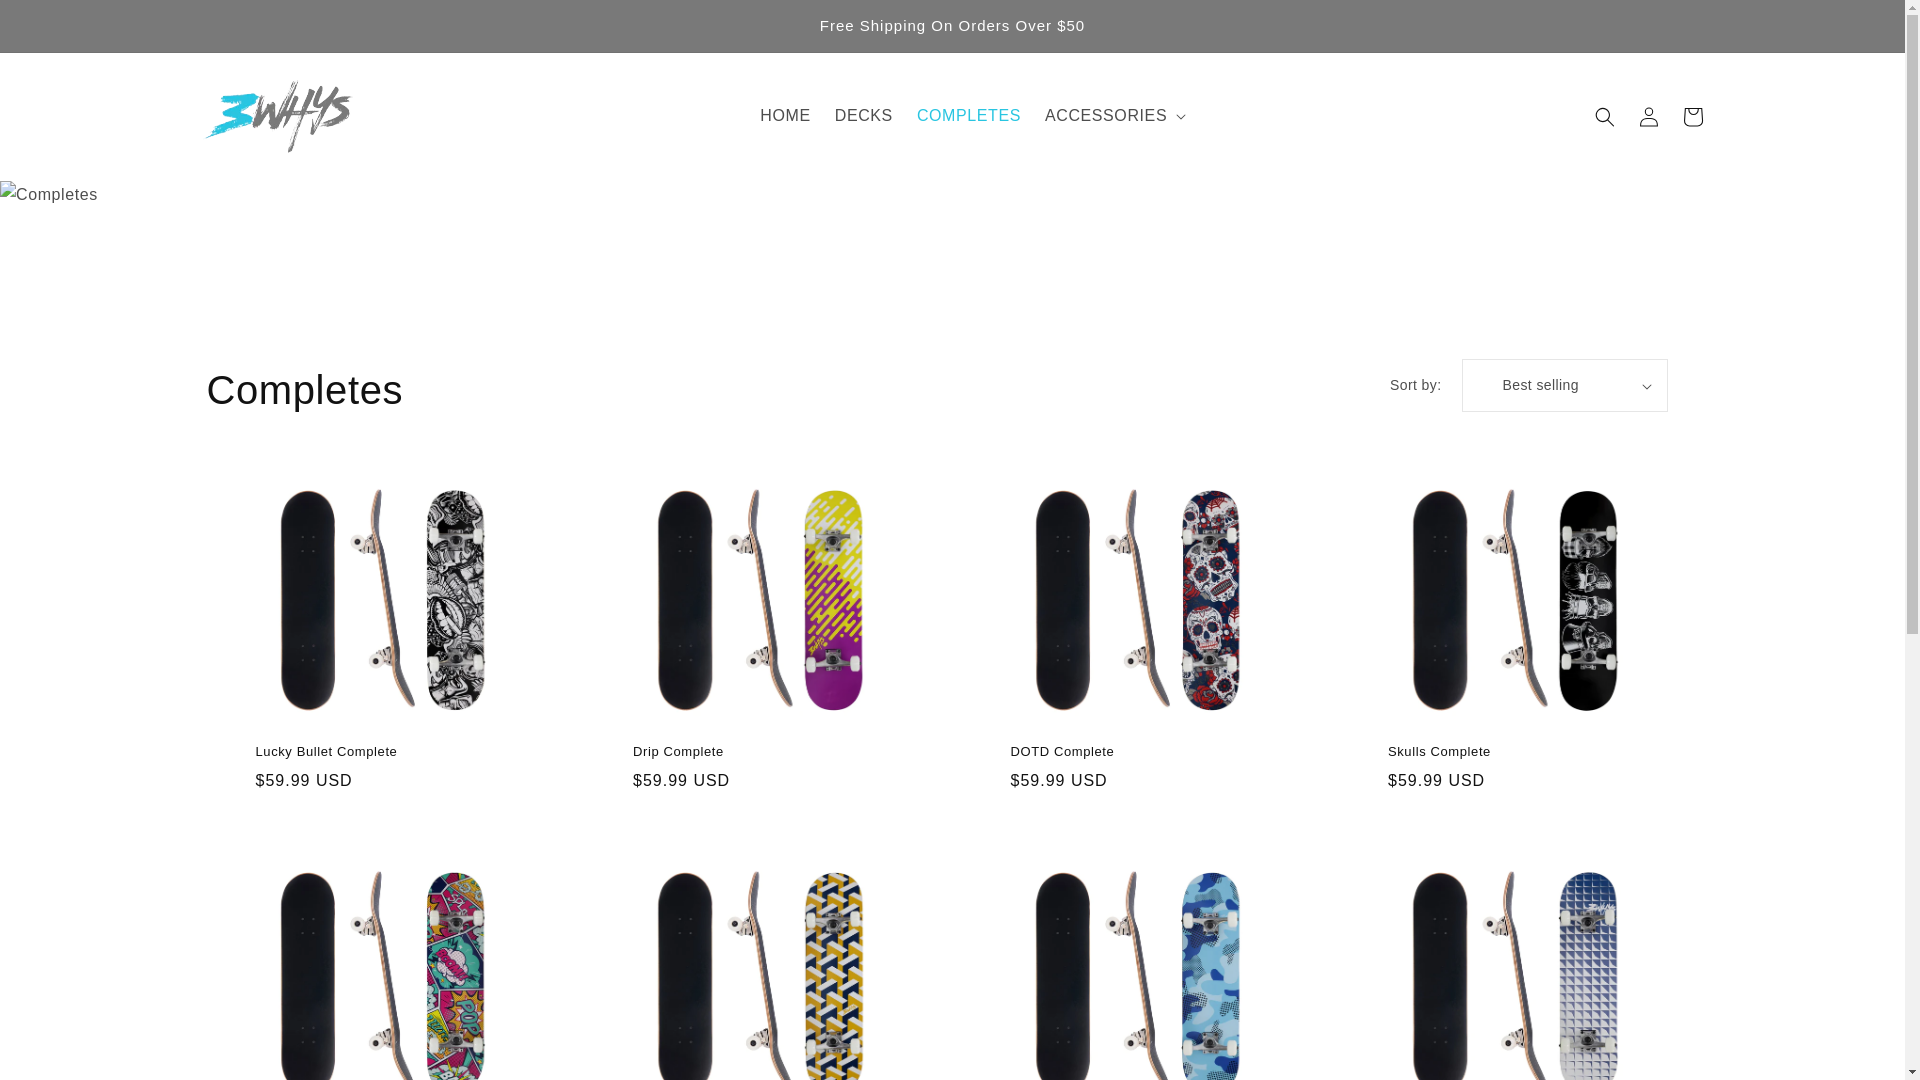 This screenshot has width=1920, height=1080. I want to click on 'Drip Complete', so click(752, 752).